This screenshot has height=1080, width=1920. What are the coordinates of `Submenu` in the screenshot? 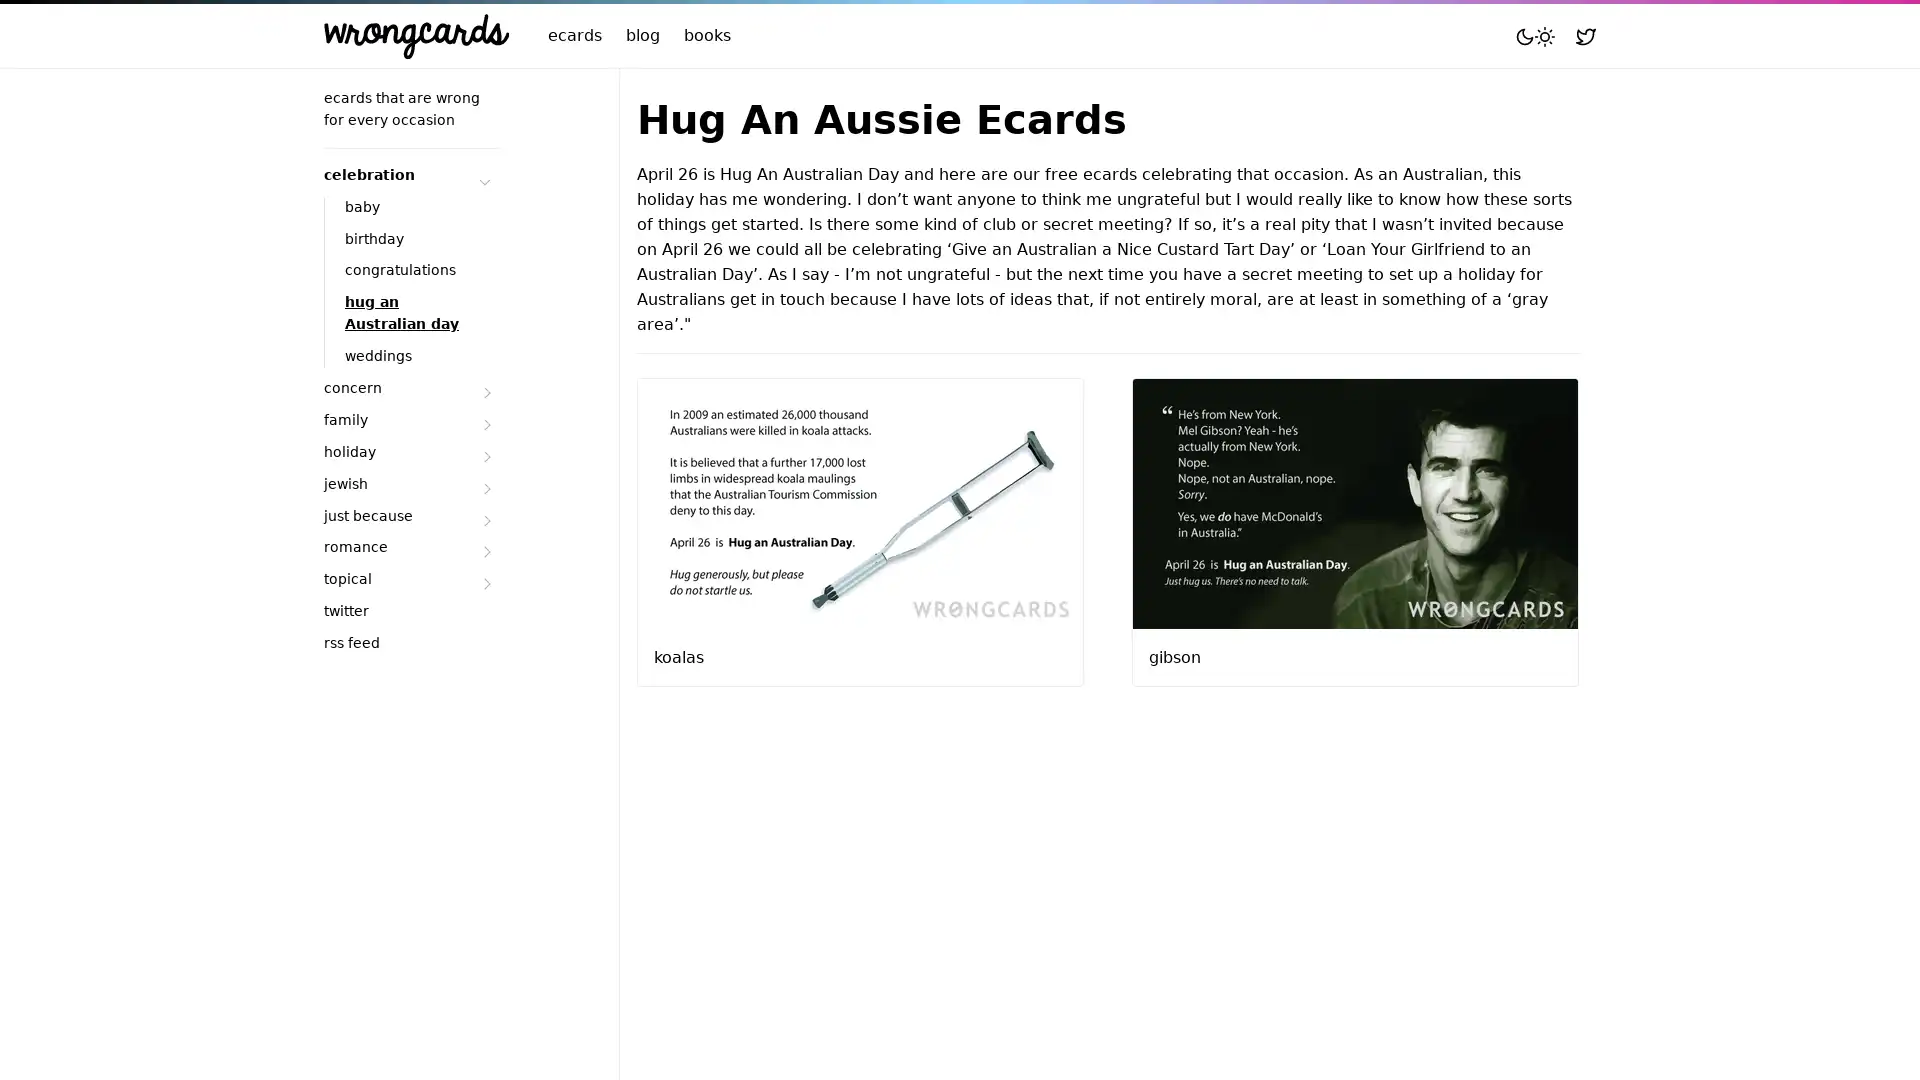 It's located at (484, 488).